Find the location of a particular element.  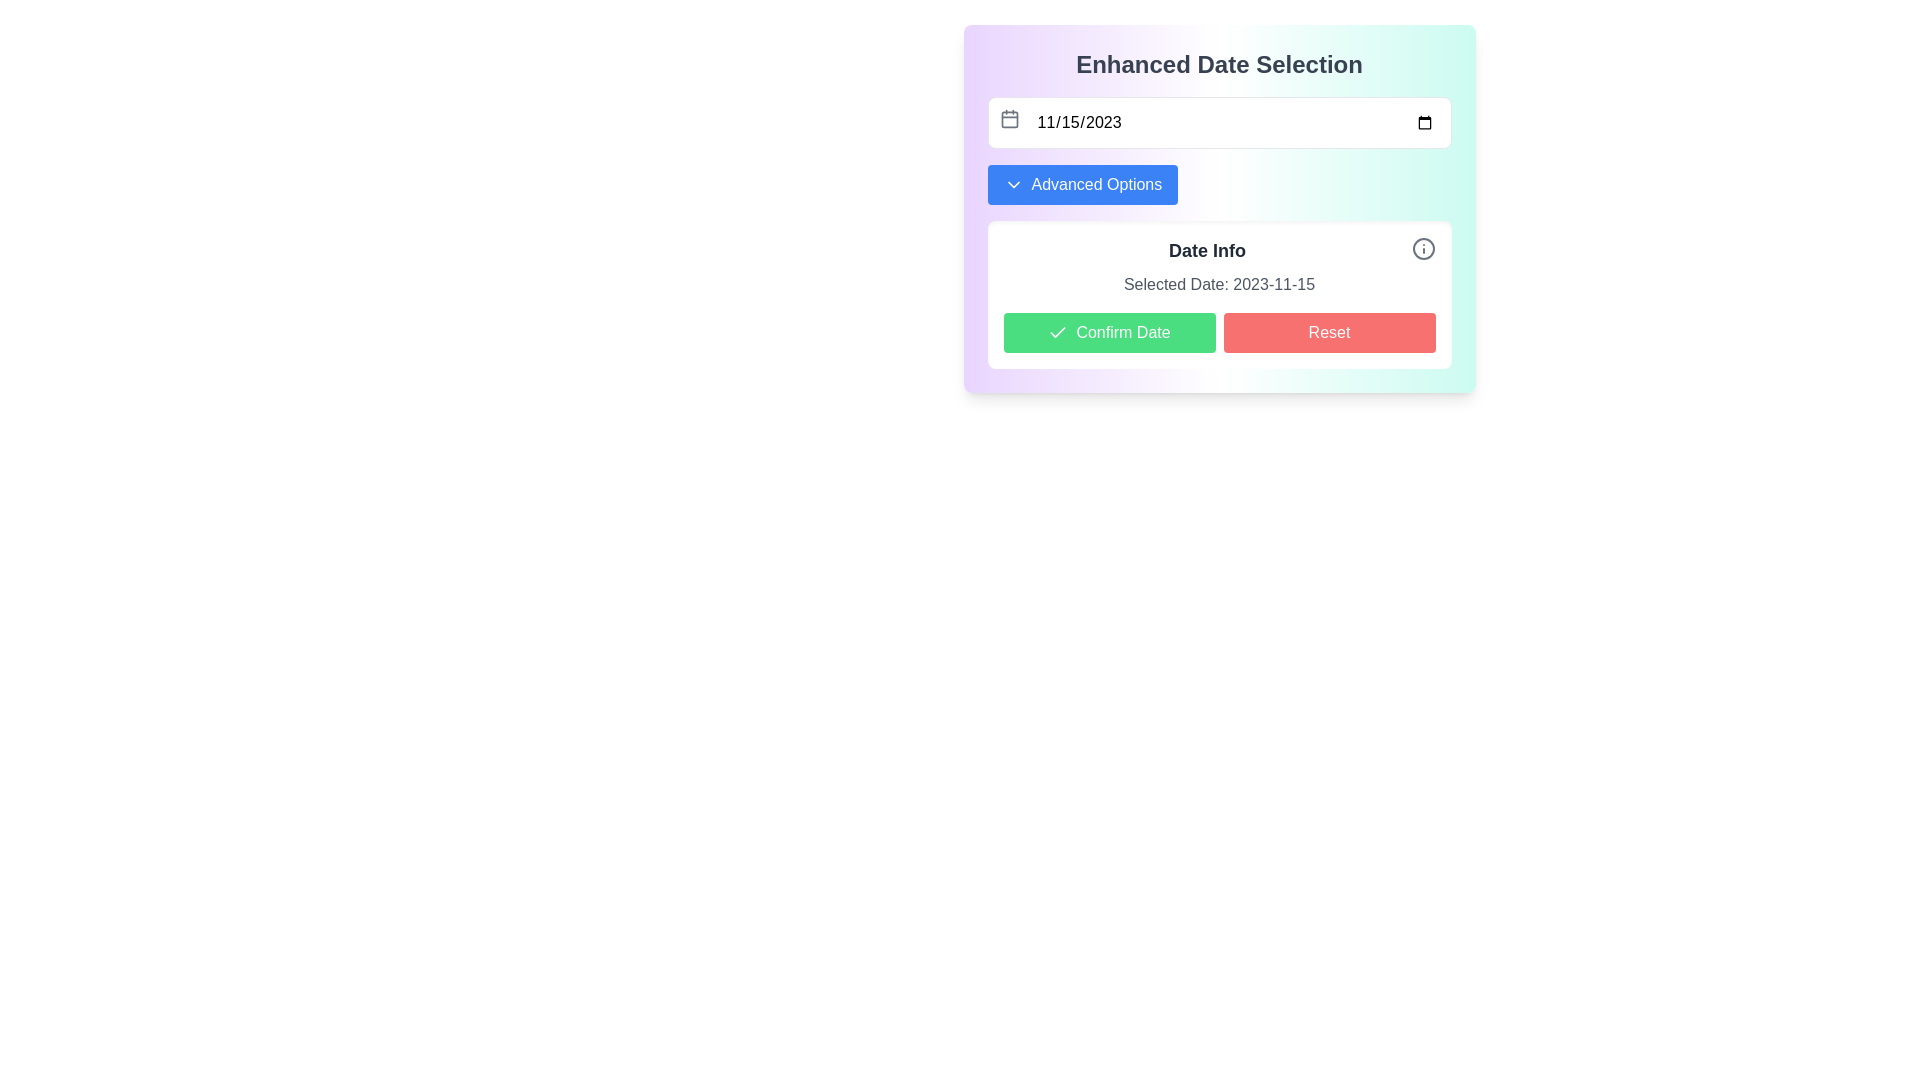

the informational icon located in the top-right corner of the 'Date Info' section is located at coordinates (1422, 248).